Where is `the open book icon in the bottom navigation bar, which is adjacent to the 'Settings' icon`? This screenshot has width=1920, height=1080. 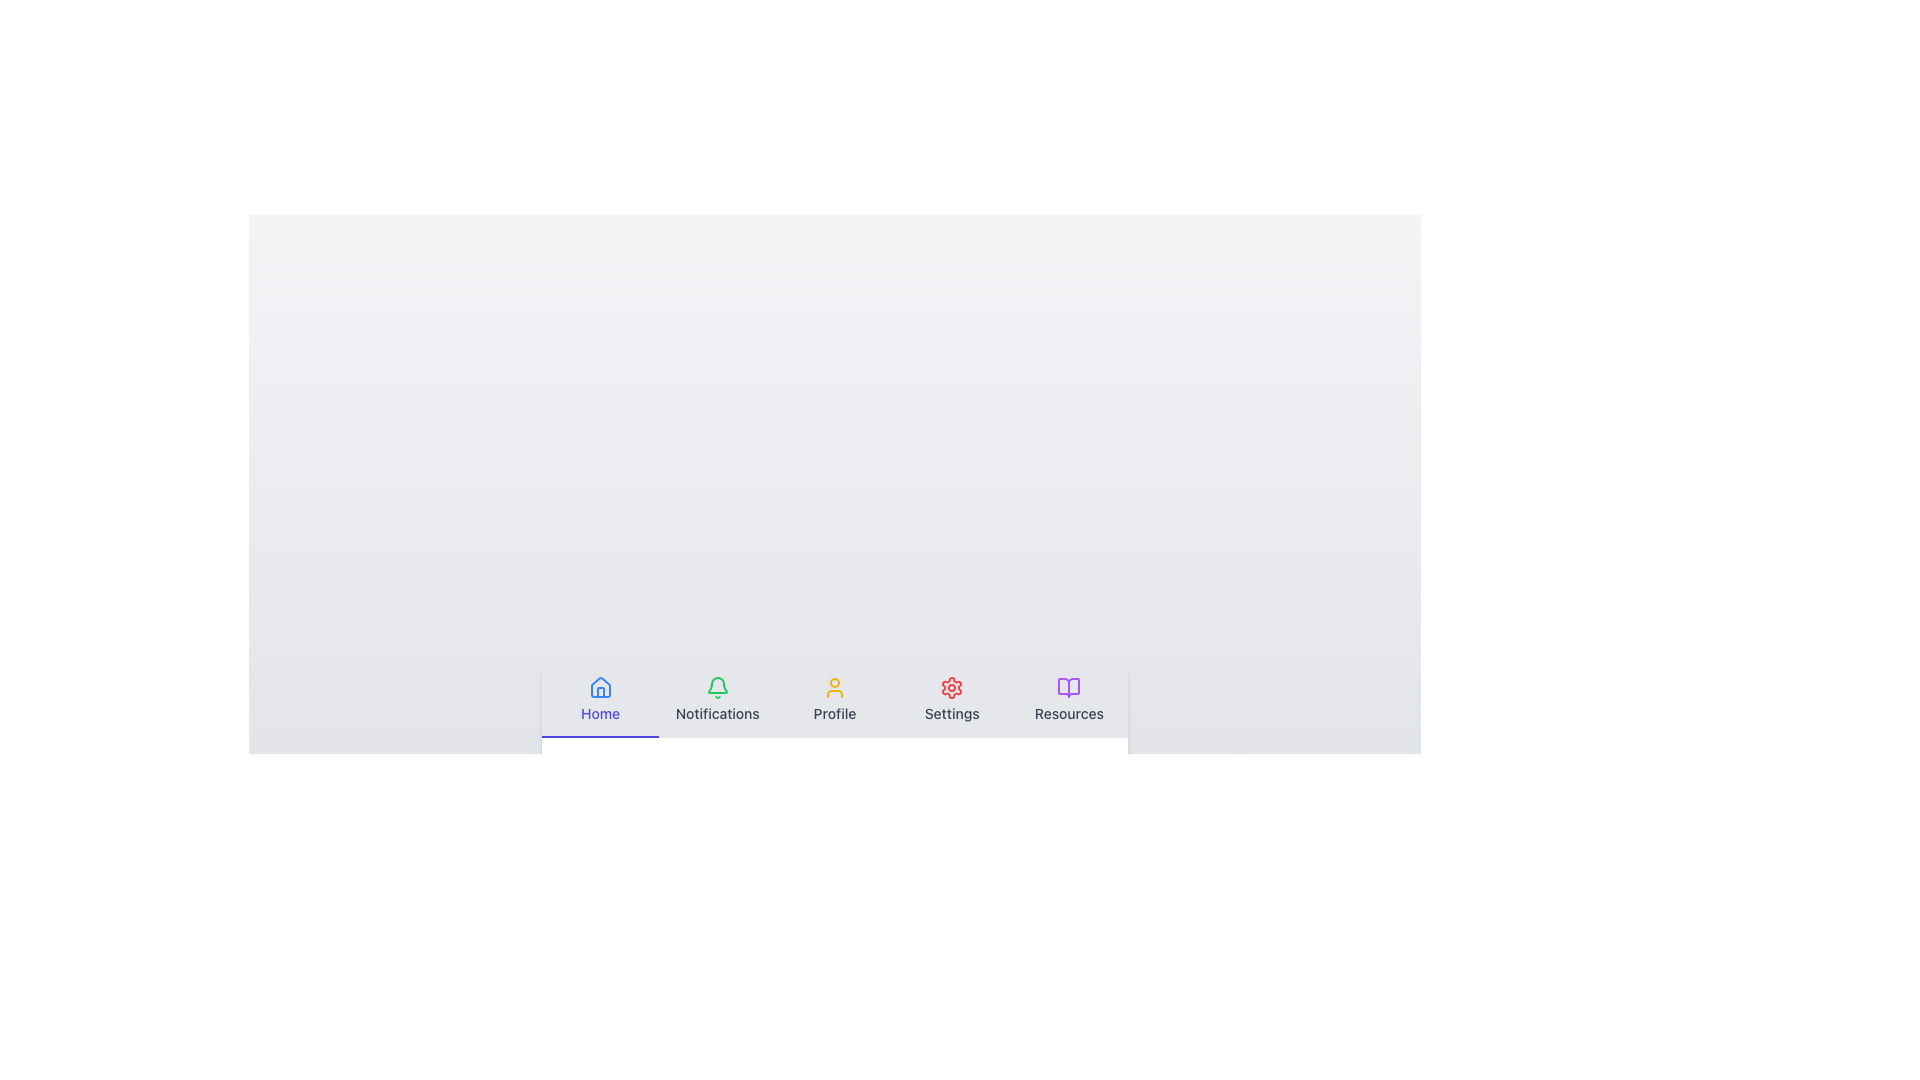 the open book icon in the bottom navigation bar, which is adjacent to the 'Settings' icon is located at coordinates (1068, 686).